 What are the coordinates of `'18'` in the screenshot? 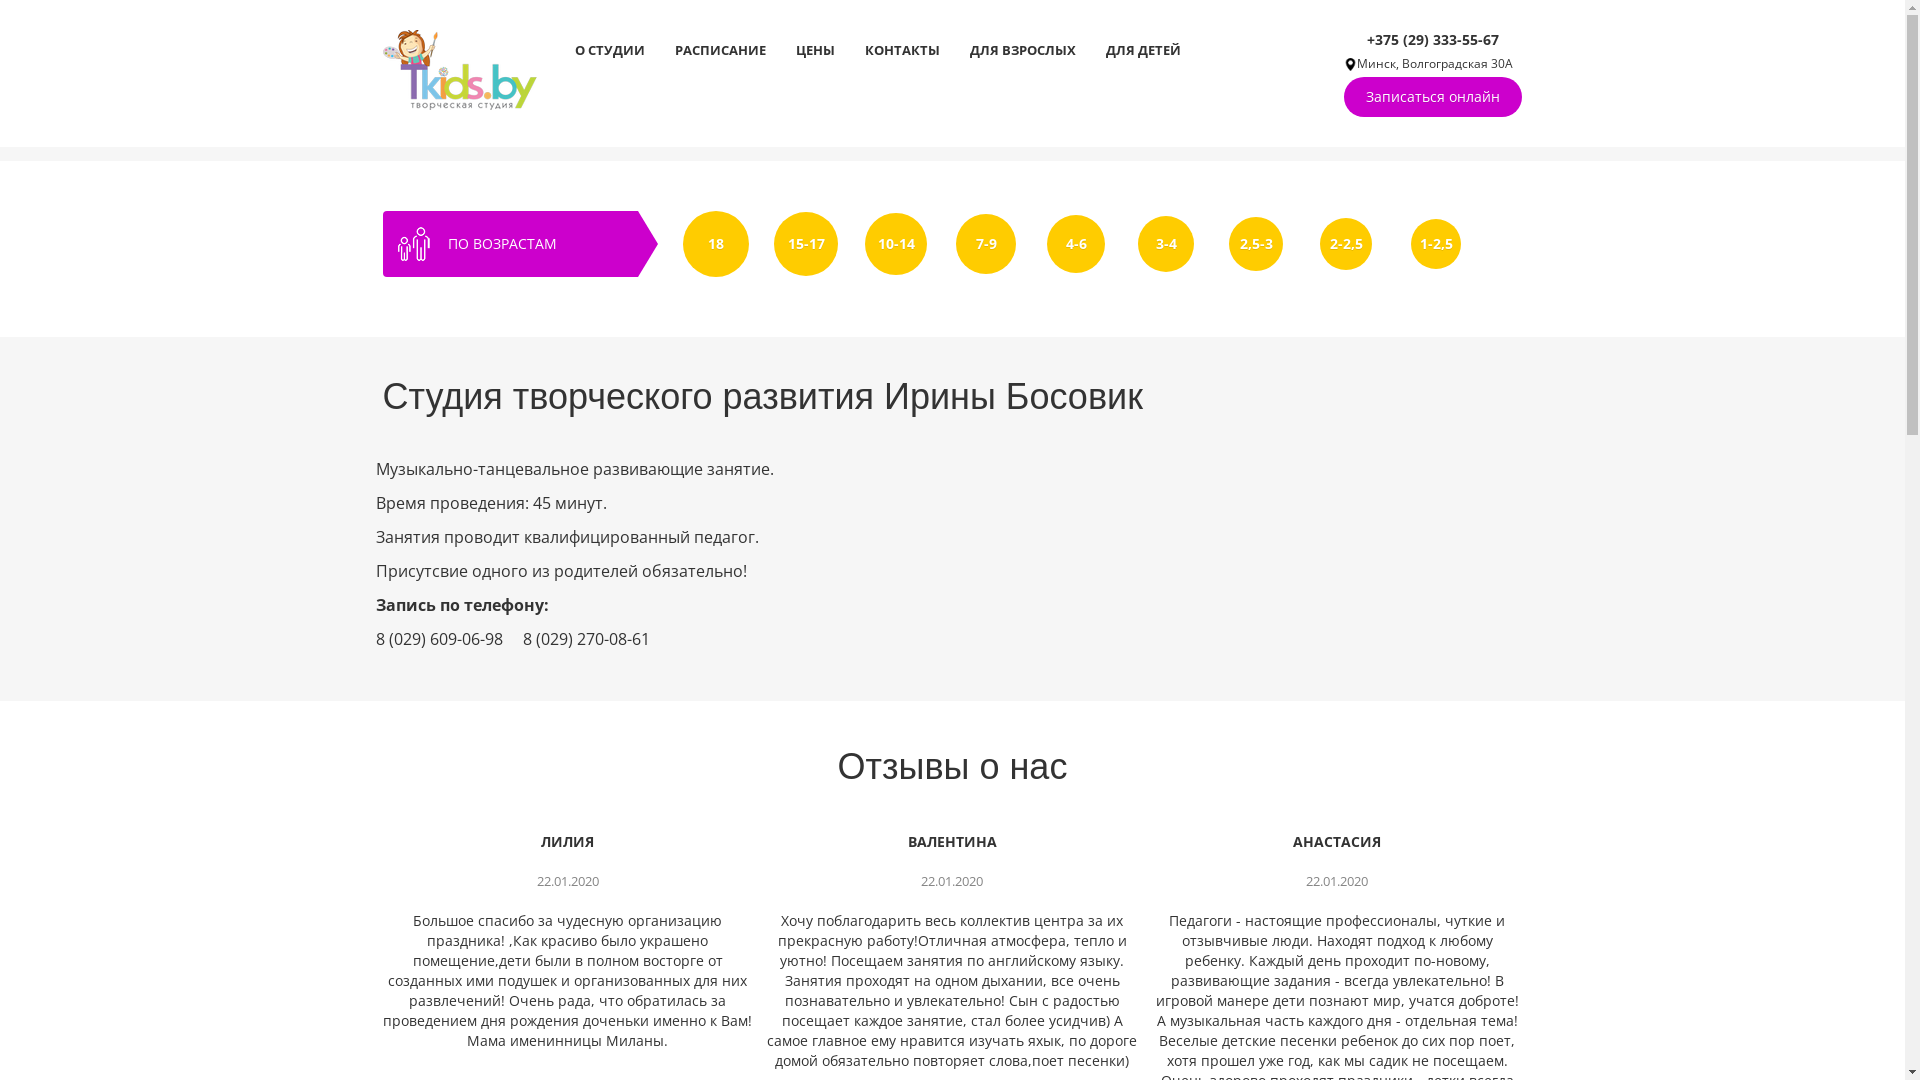 It's located at (682, 242).